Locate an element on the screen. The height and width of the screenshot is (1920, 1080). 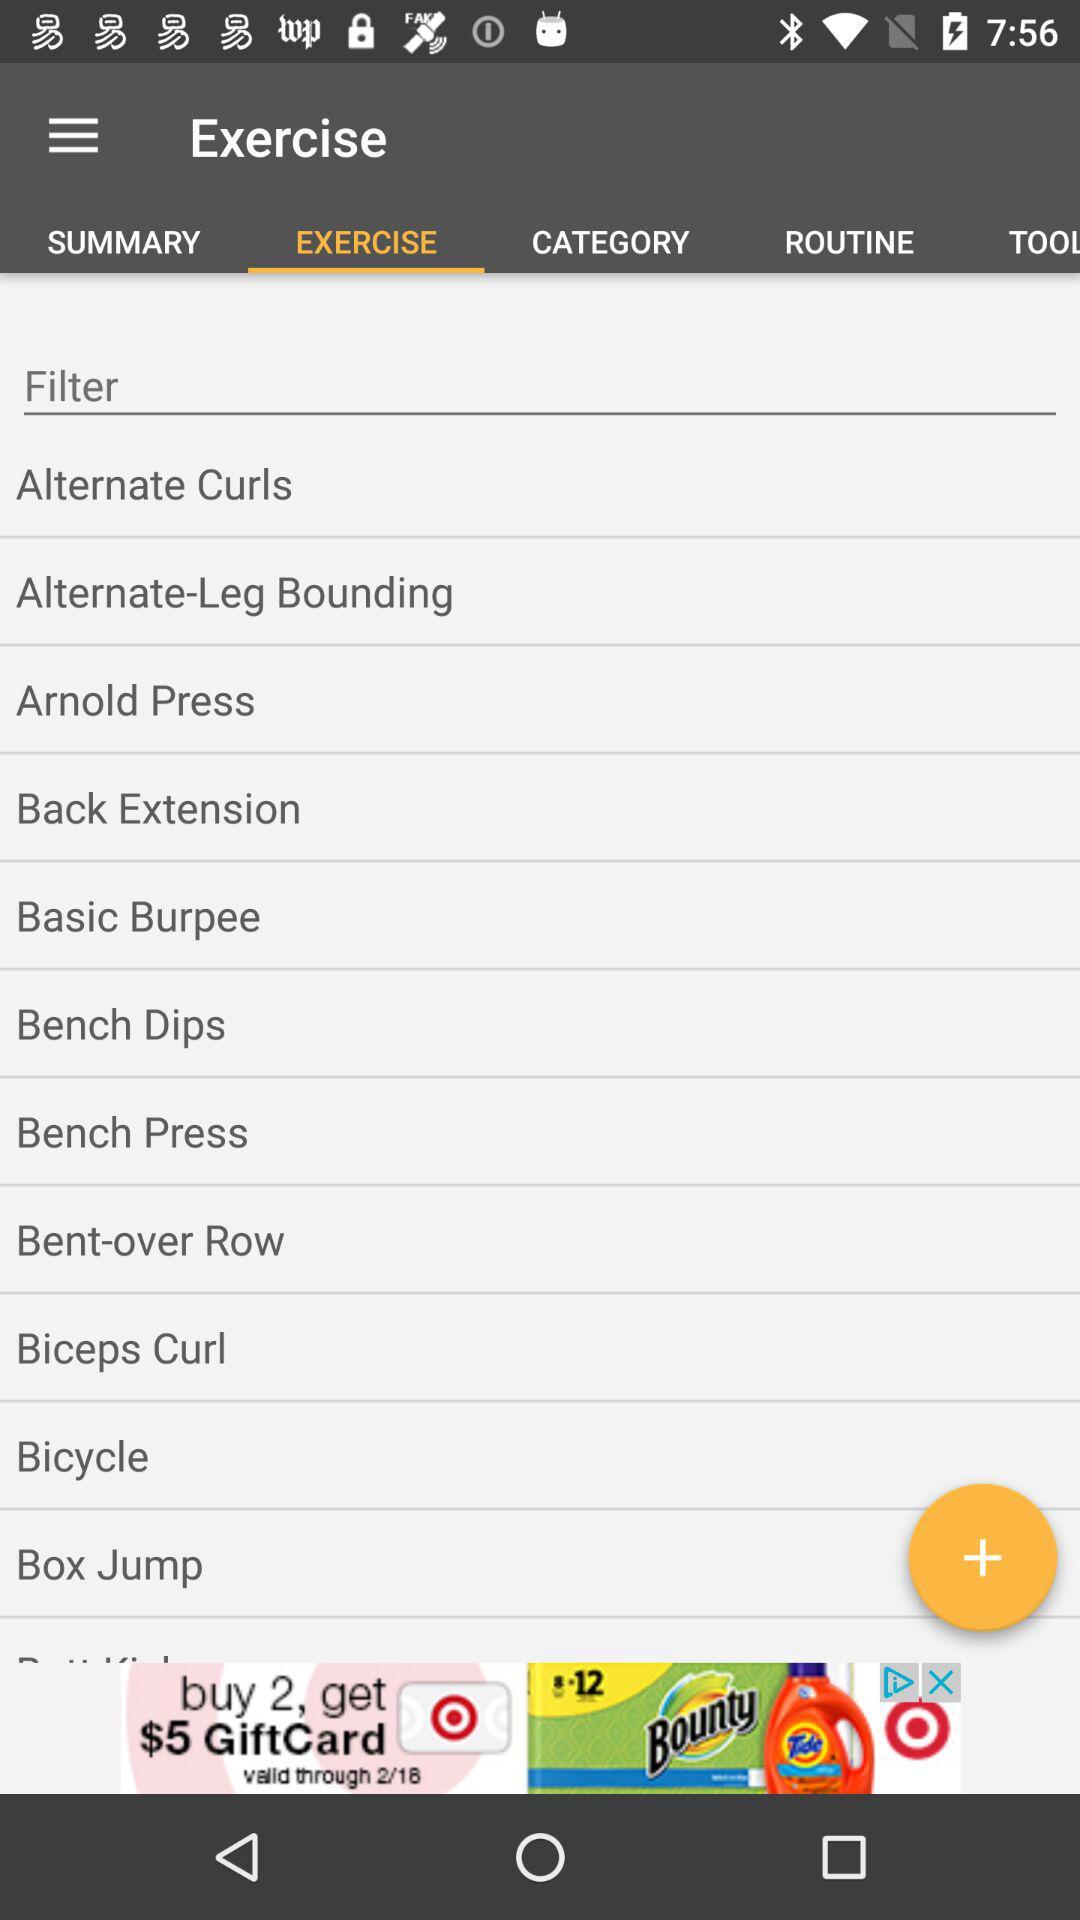
the option is located at coordinates (540, 1727).